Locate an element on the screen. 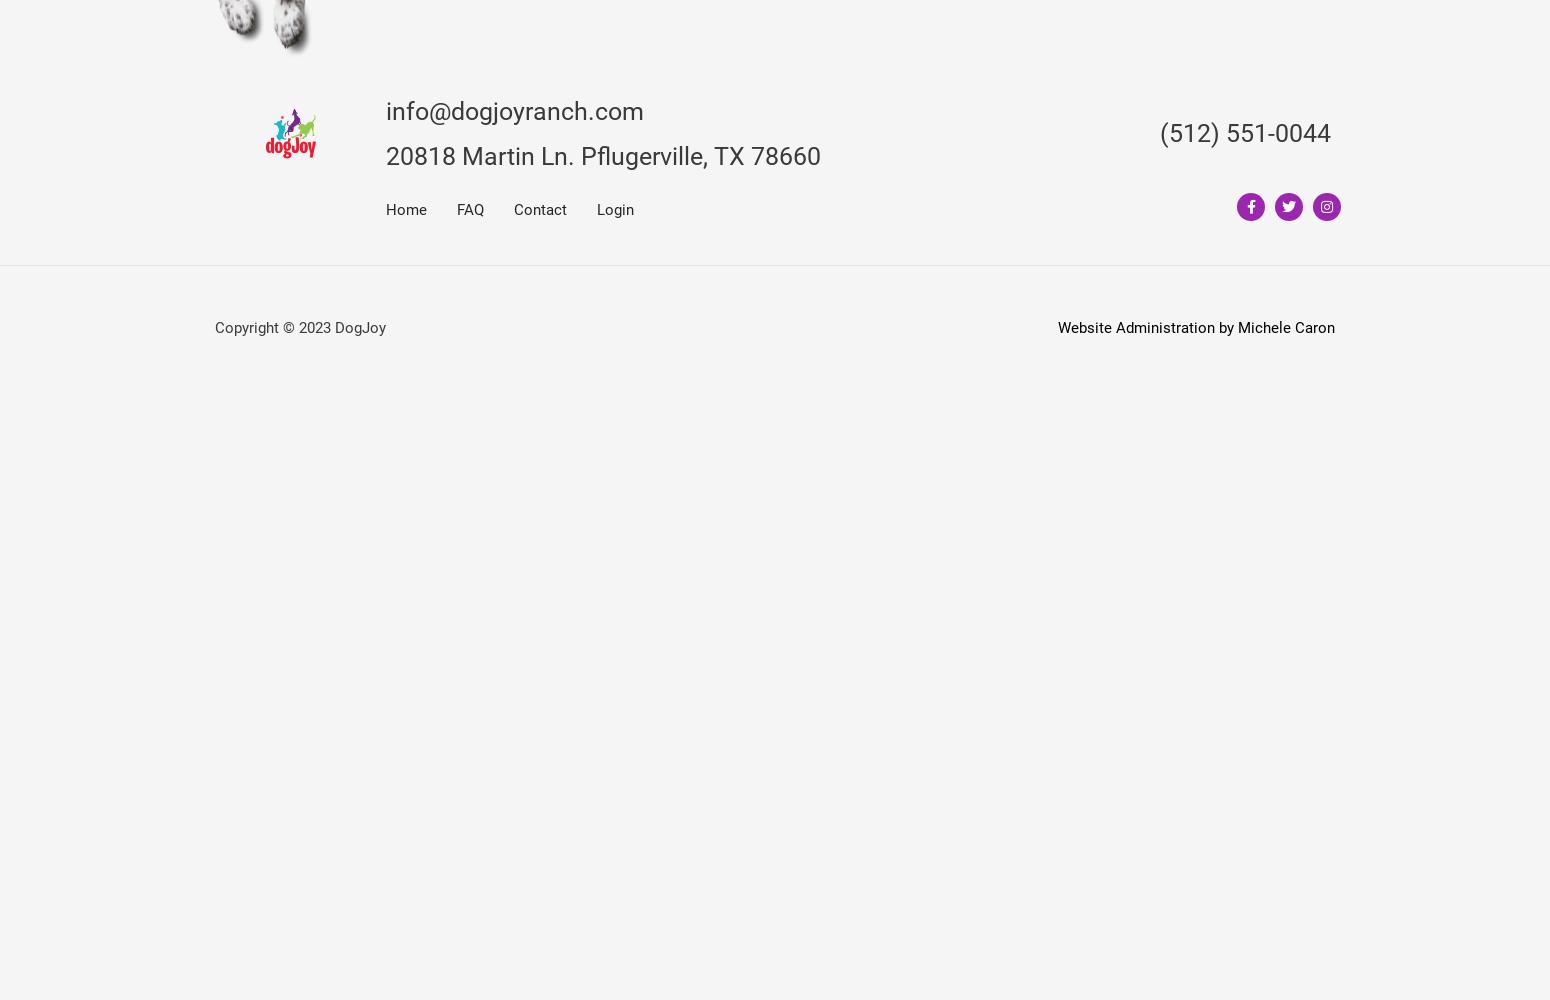 The height and width of the screenshot is (1000, 1550). '(512) 551-0044' is located at coordinates (1244, 133).